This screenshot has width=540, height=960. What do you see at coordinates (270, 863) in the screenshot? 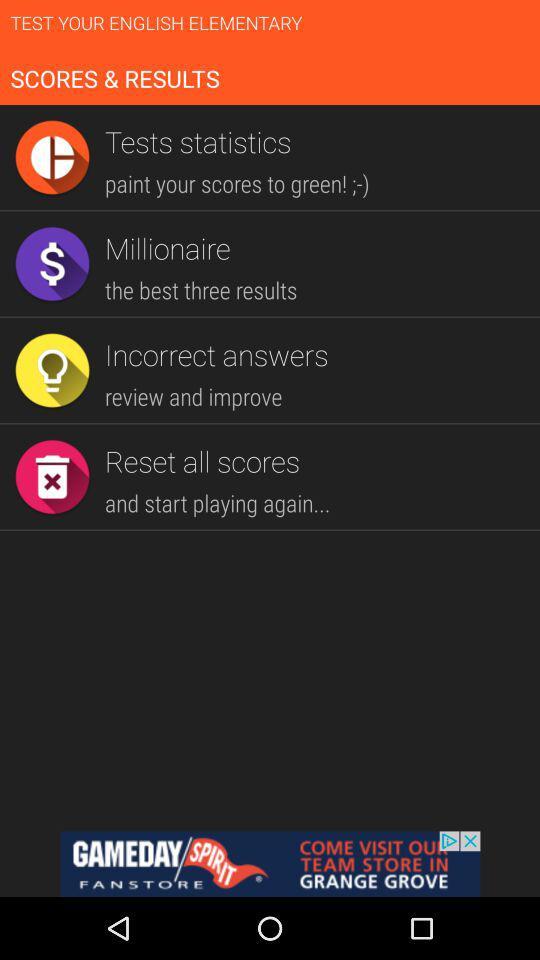
I see `gameday fanstore` at bounding box center [270, 863].